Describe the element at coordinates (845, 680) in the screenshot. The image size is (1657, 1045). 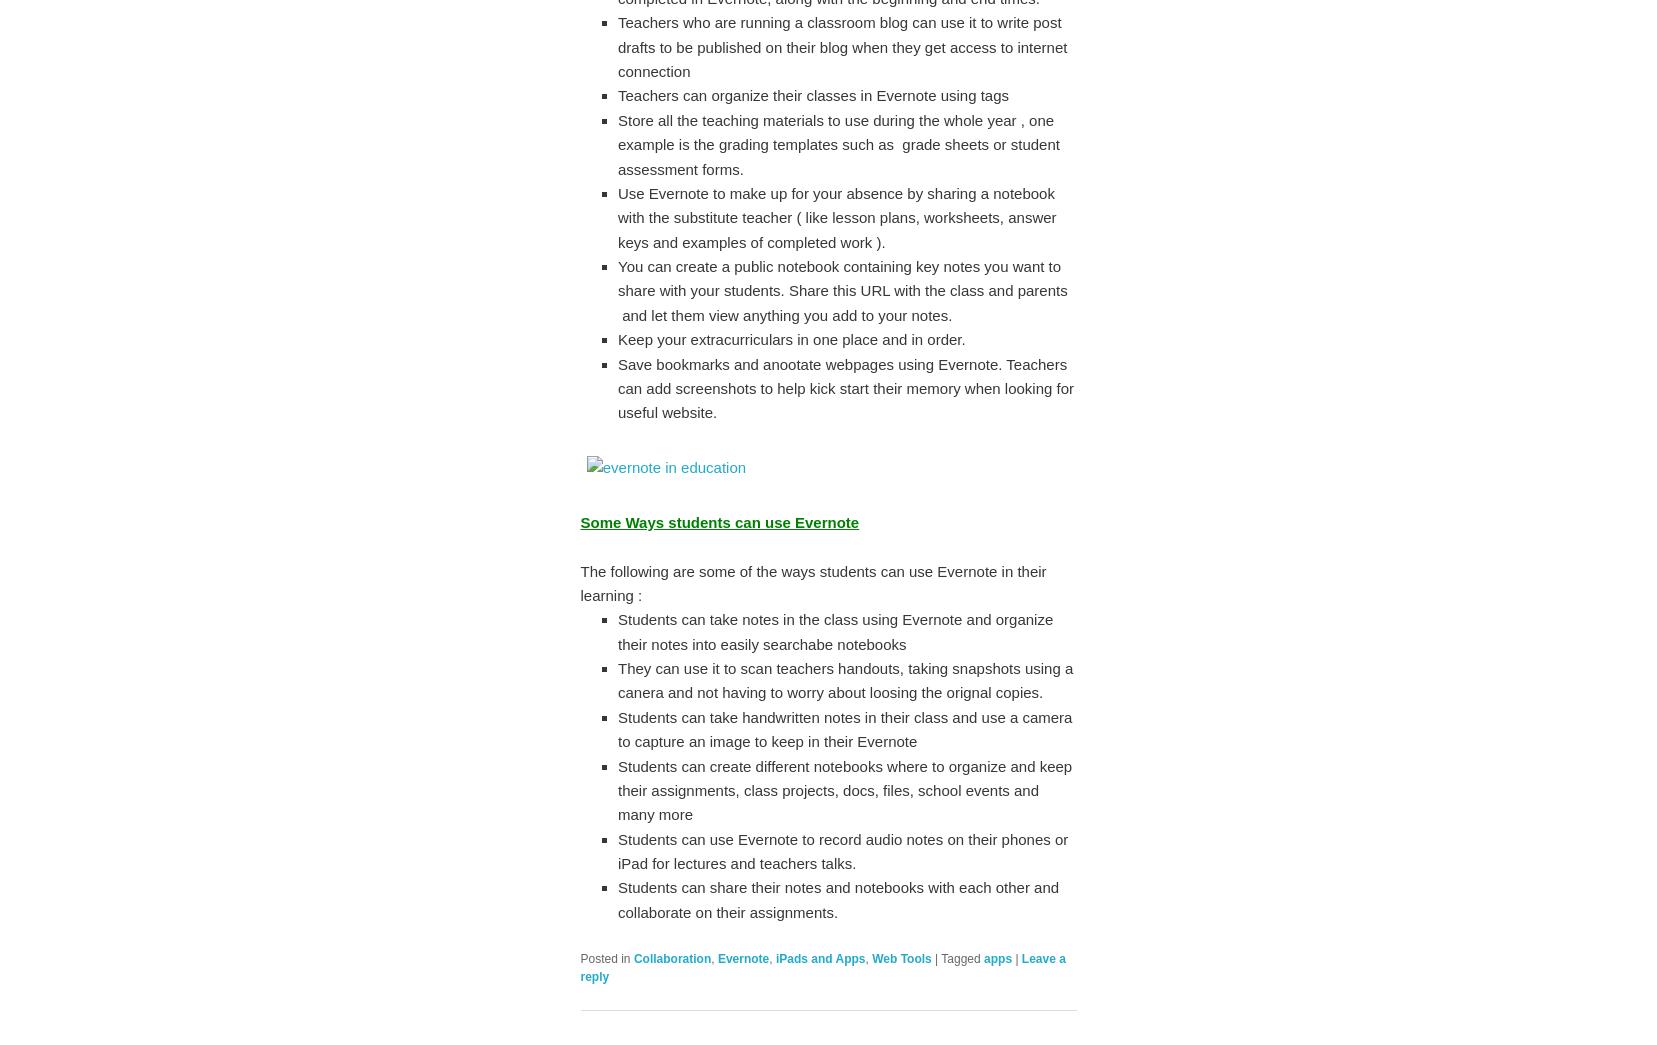
I see `'They can use it to scan teachers handouts, taking snapshots using a canera and not having to worry about loosing the orignal copies.'` at that location.